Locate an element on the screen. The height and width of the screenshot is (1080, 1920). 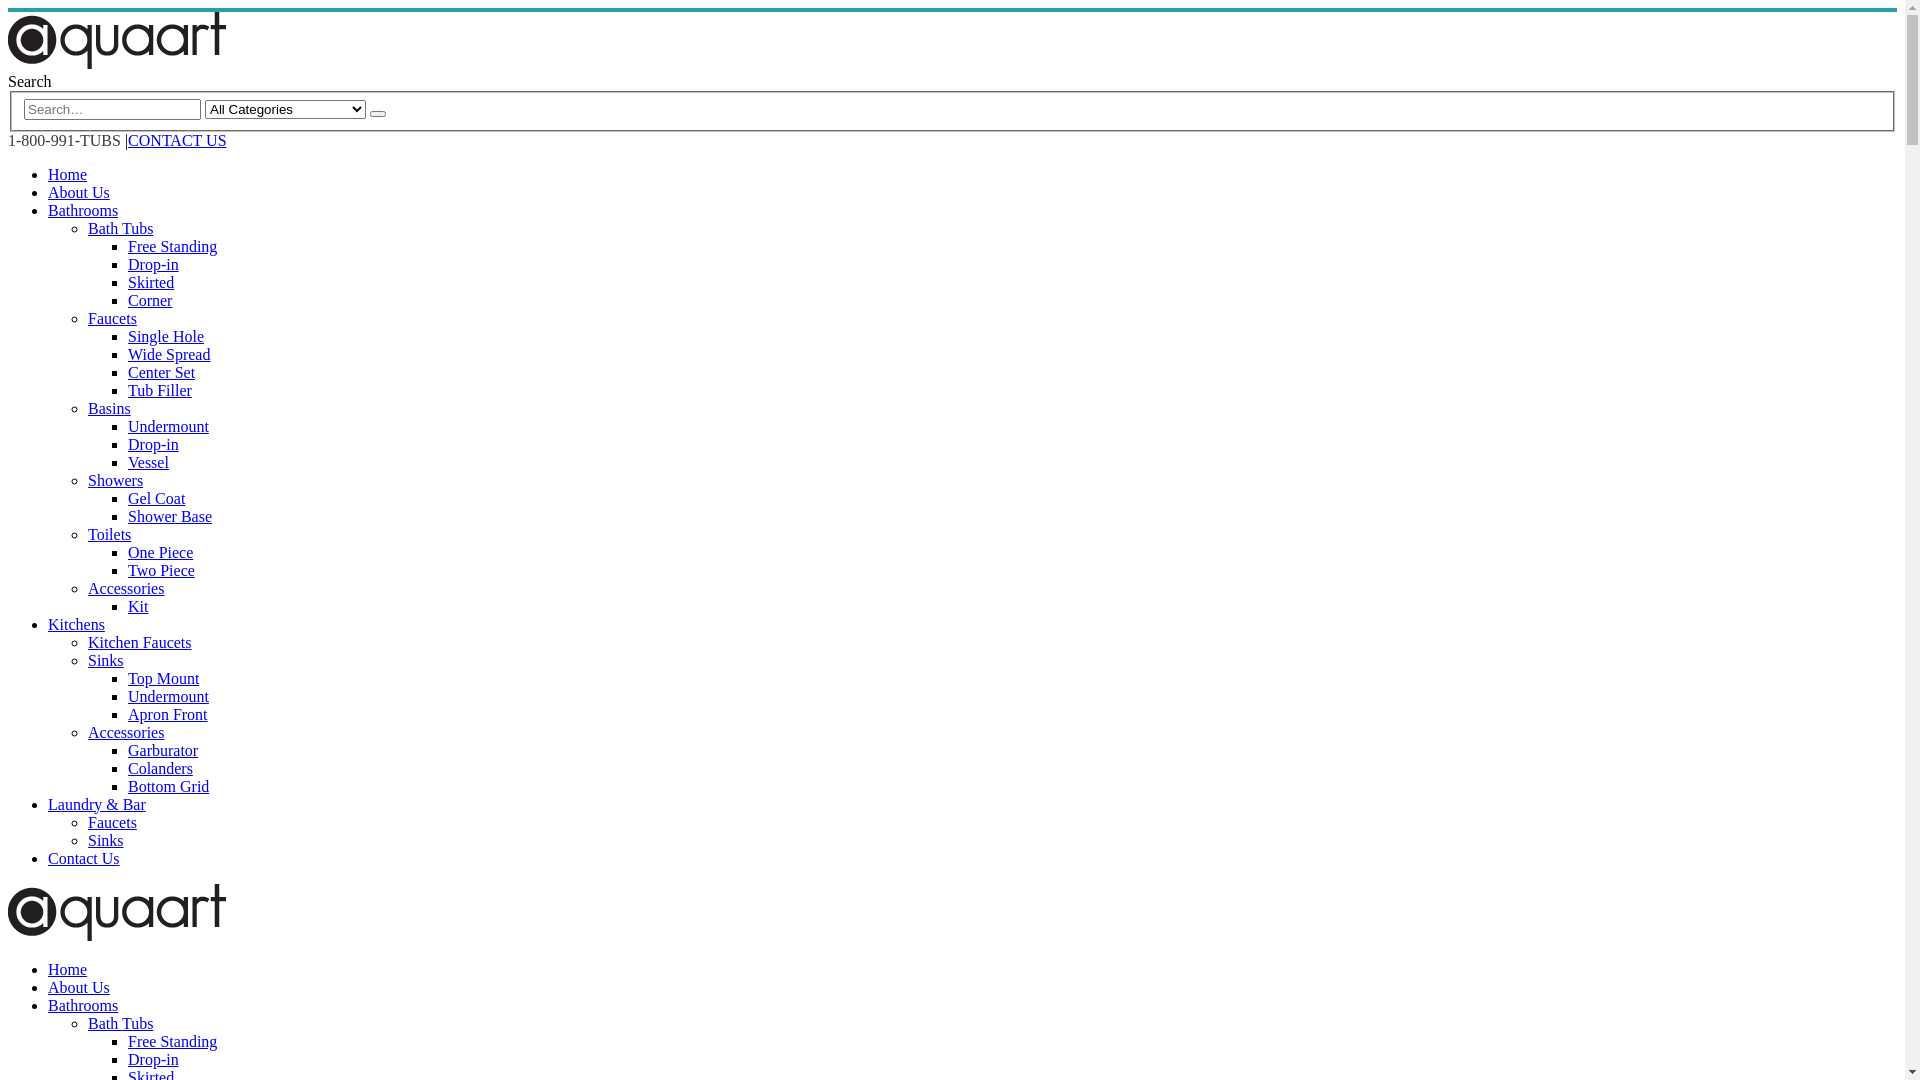
'Drop-in' is located at coordinates (152, 263).